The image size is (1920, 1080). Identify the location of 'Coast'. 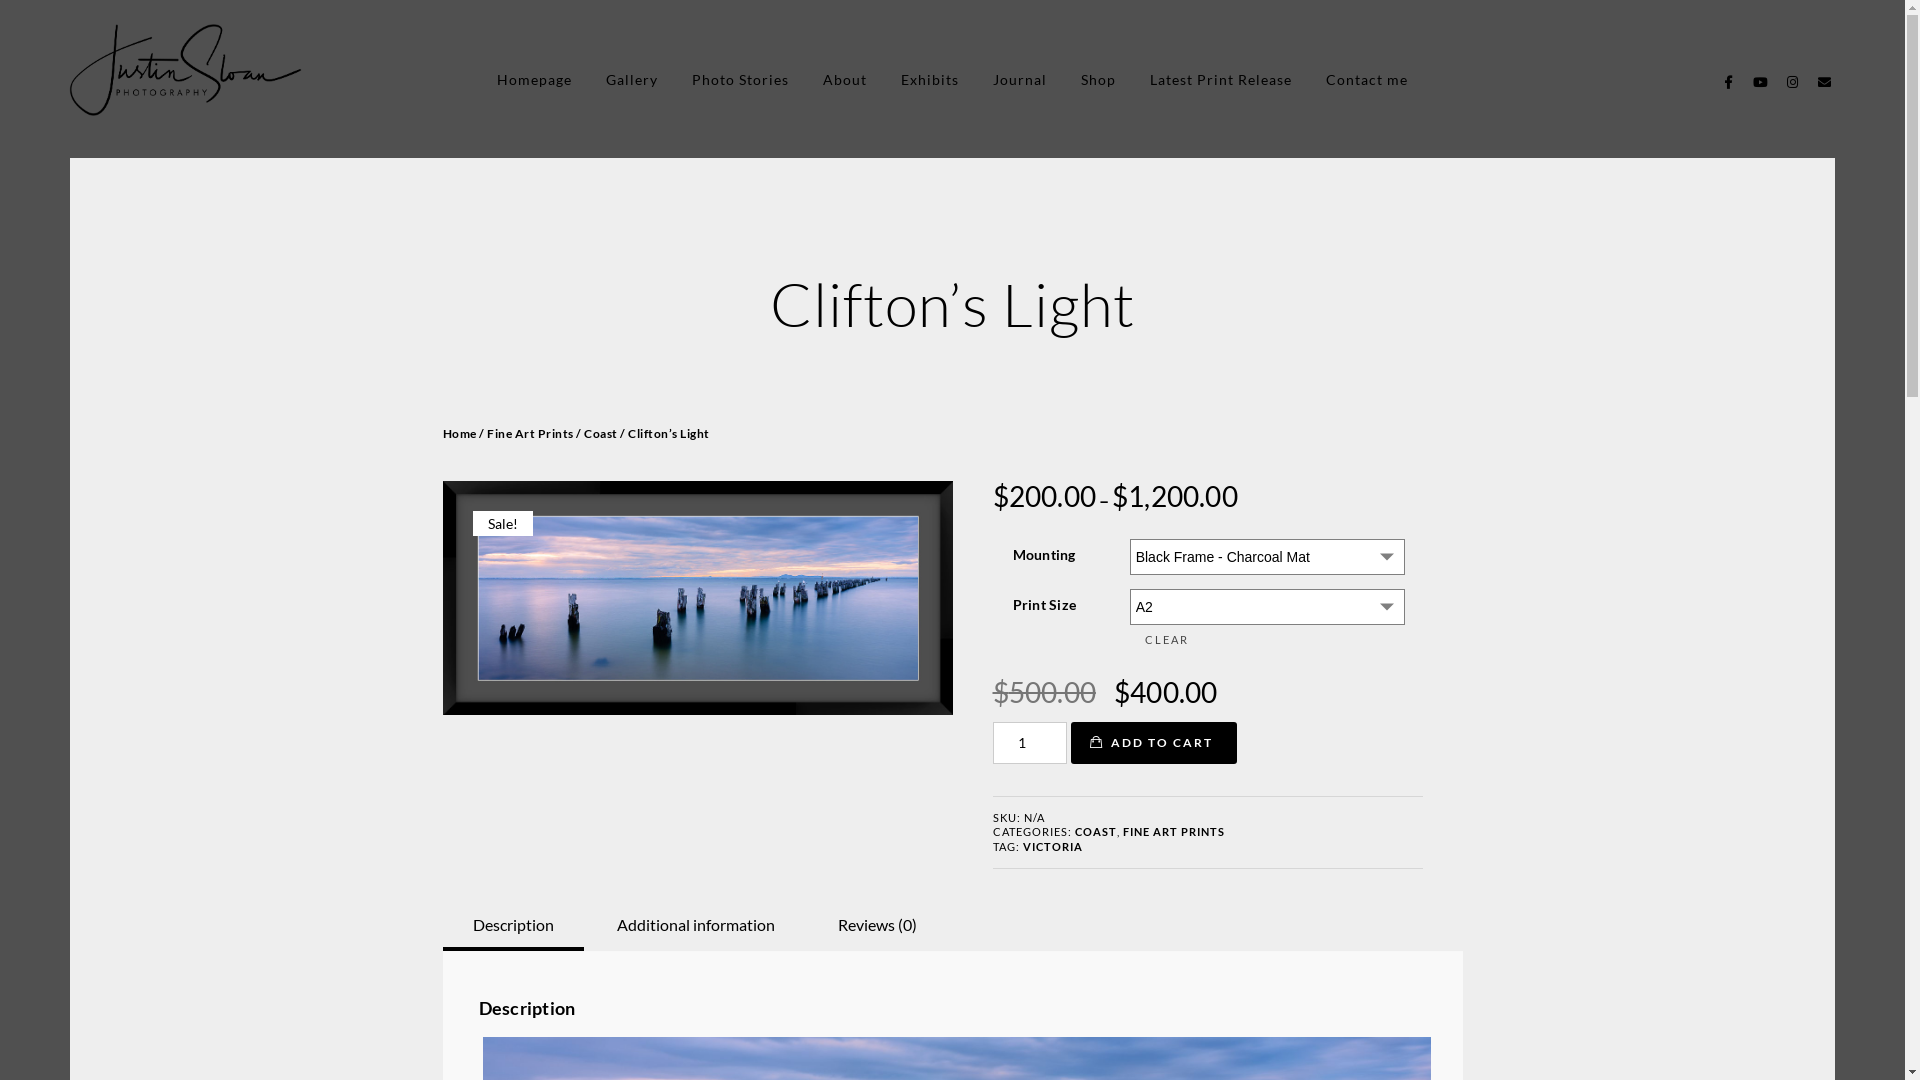
(599, 432).